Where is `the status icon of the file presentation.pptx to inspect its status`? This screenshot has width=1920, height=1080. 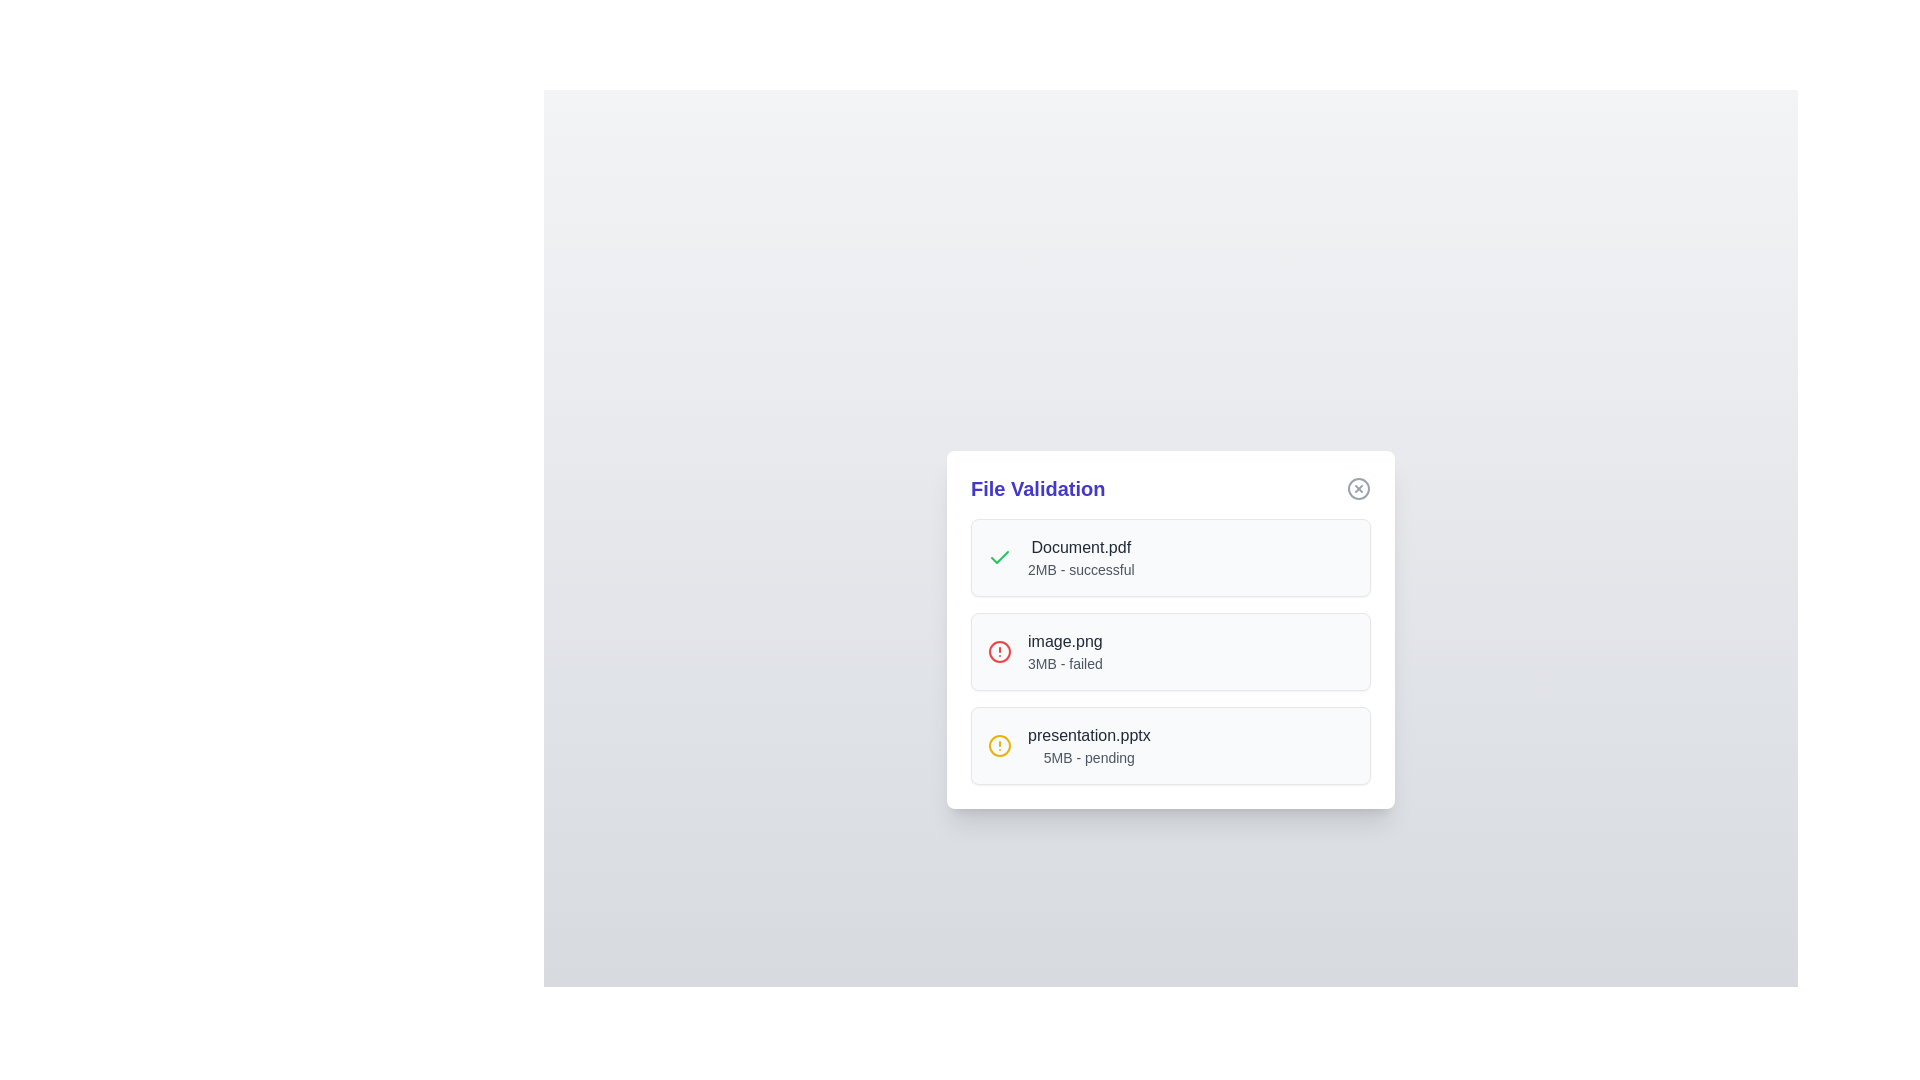 the status icon of the file presentation.pptx to inspect its status is located at coordinates (999, 745).